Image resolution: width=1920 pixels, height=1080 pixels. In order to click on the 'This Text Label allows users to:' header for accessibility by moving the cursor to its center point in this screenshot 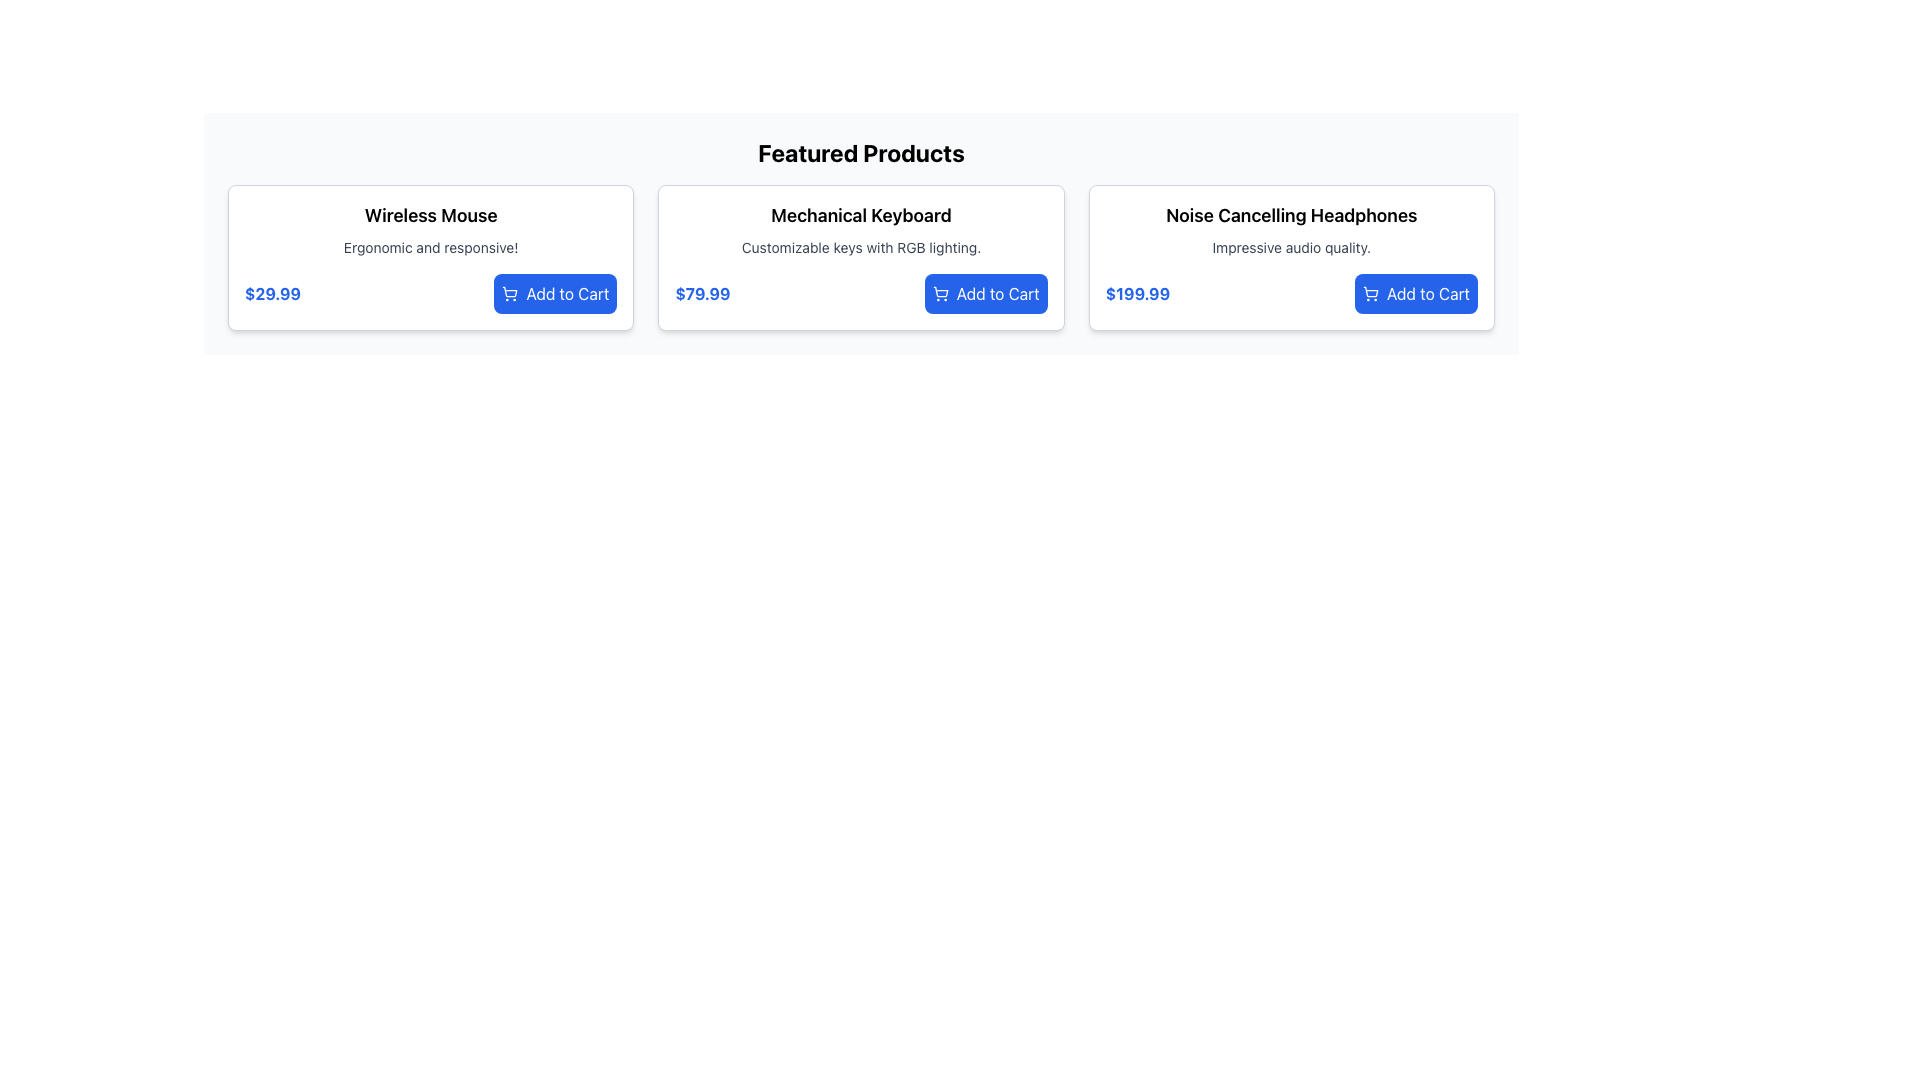, I will do `click(861, 152)`.